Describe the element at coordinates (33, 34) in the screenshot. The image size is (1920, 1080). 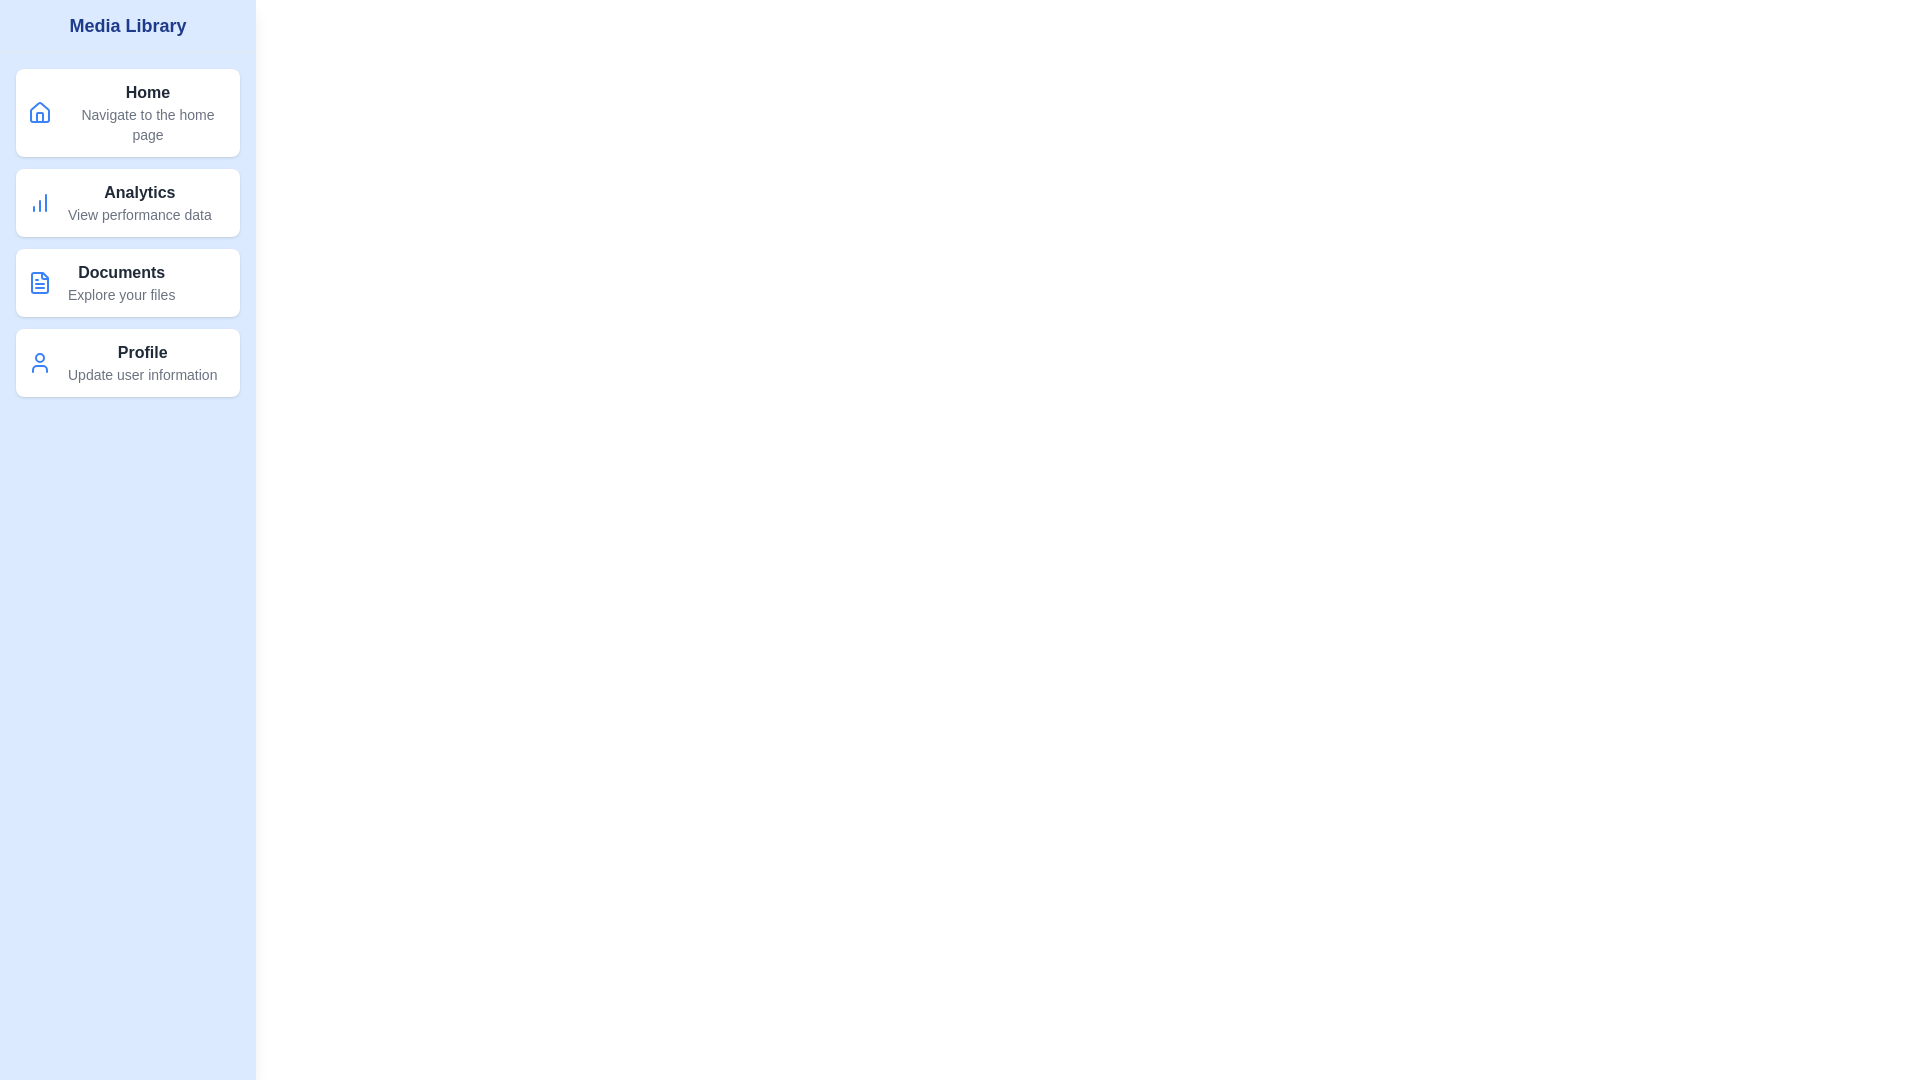
I see `toggle button to toggle the visibility of the MediaLibraryDrawer` at that location.